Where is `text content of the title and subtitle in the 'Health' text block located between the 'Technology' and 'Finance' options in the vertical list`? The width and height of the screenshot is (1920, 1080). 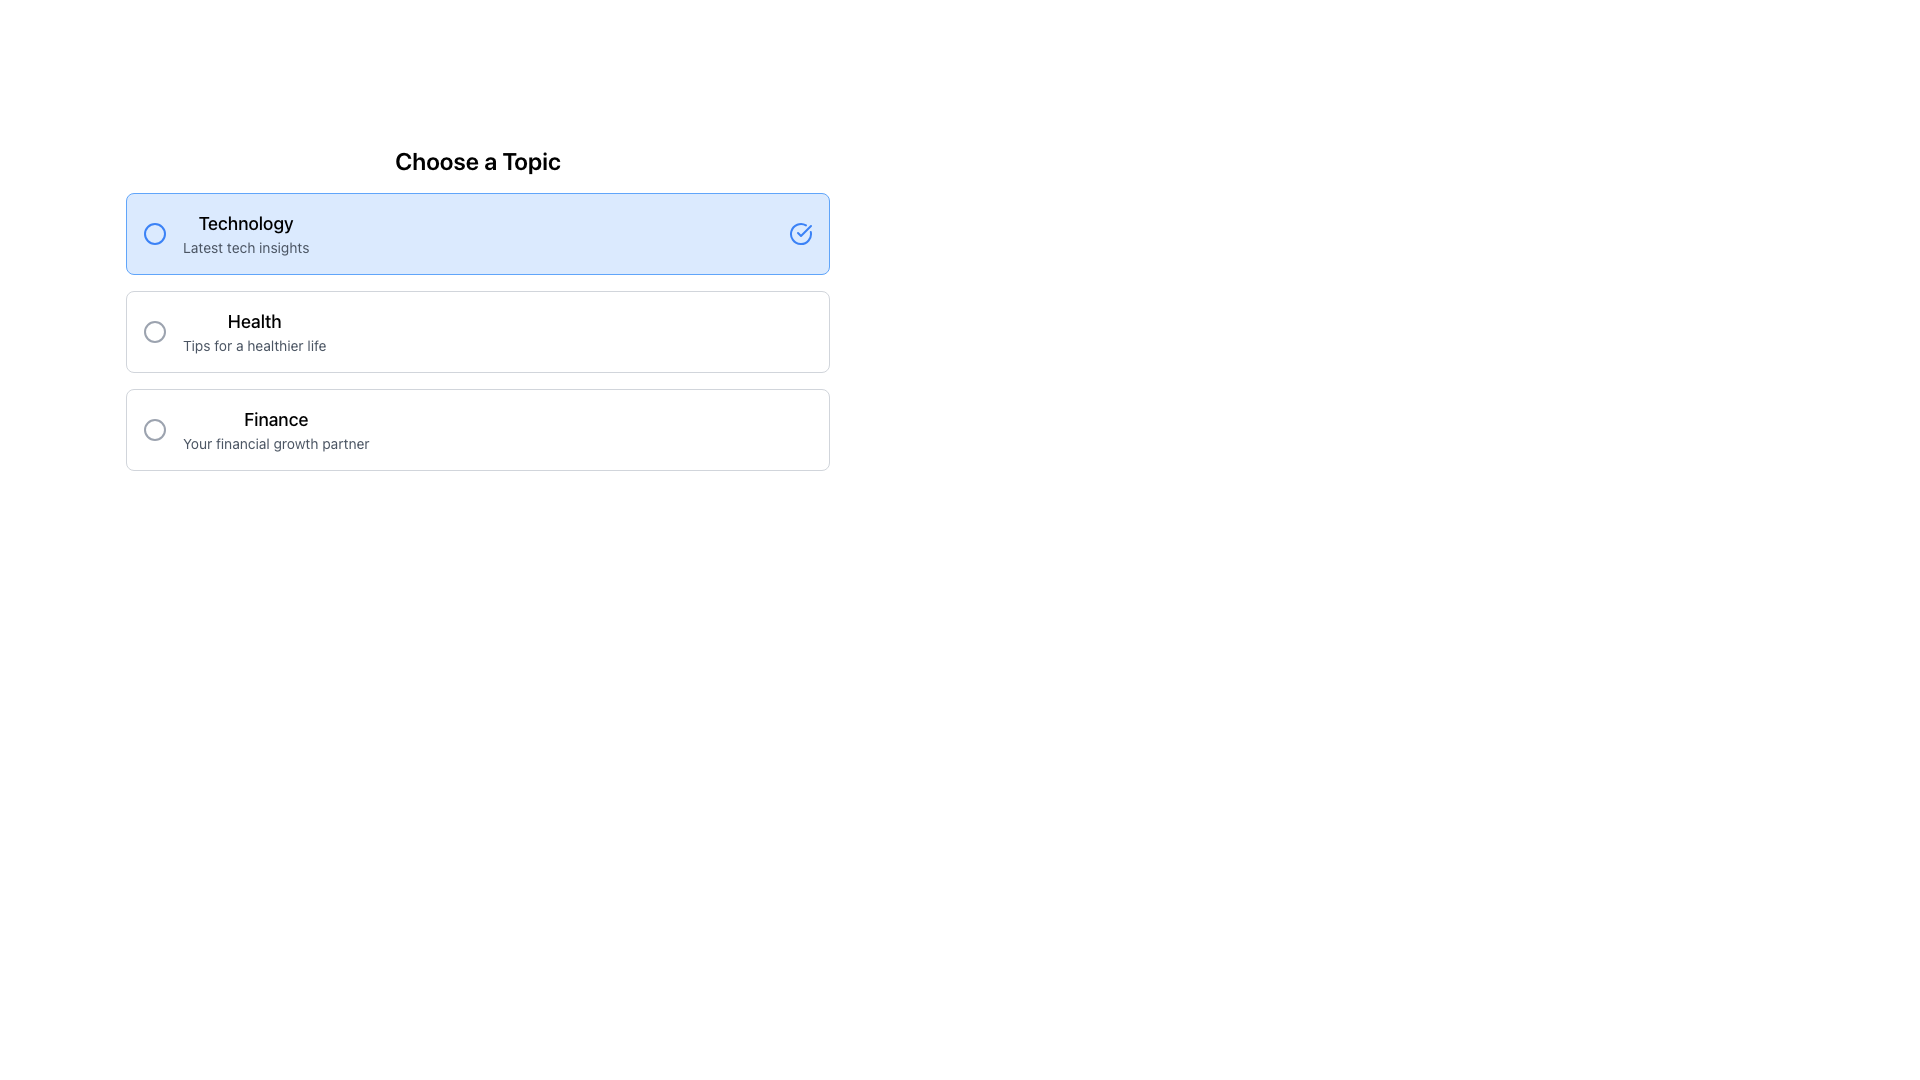 text content of the title and subtitle in the 'Health' text block located between the 'Technology' and 'Finance' options in the vertical list is located at coordinates (253, 330).